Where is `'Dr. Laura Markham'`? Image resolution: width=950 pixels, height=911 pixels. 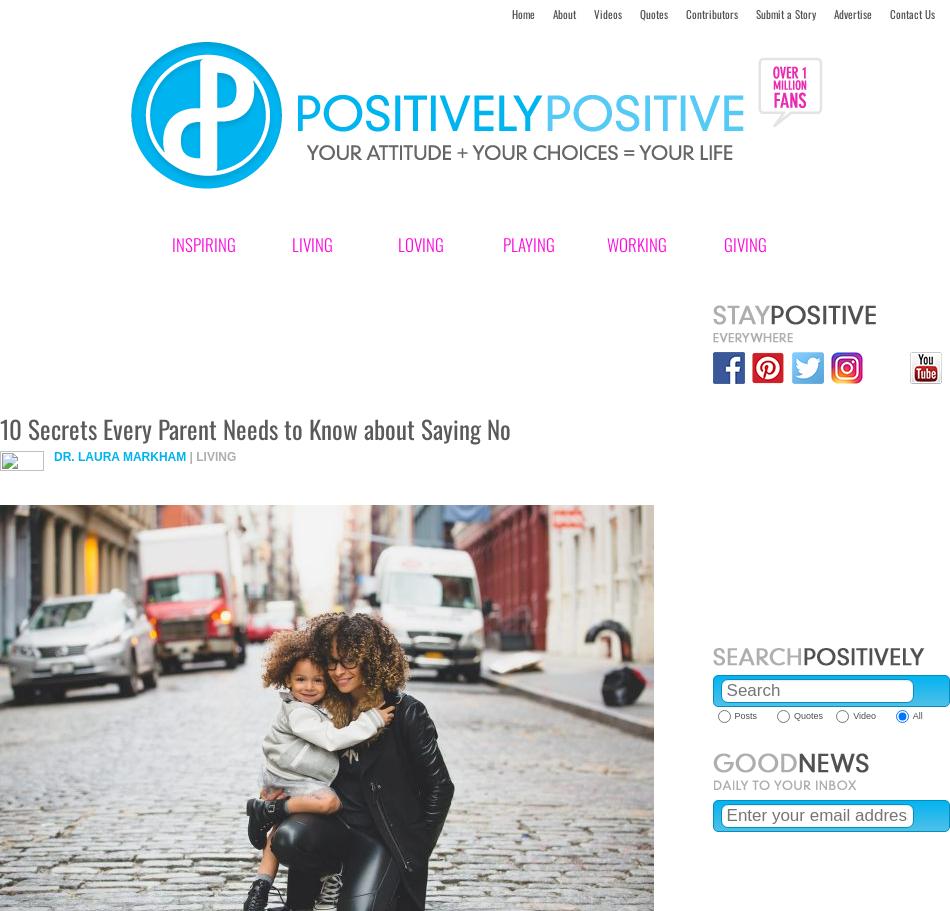 'Dr. Laura Markham' is located at coordinates (119, 455).